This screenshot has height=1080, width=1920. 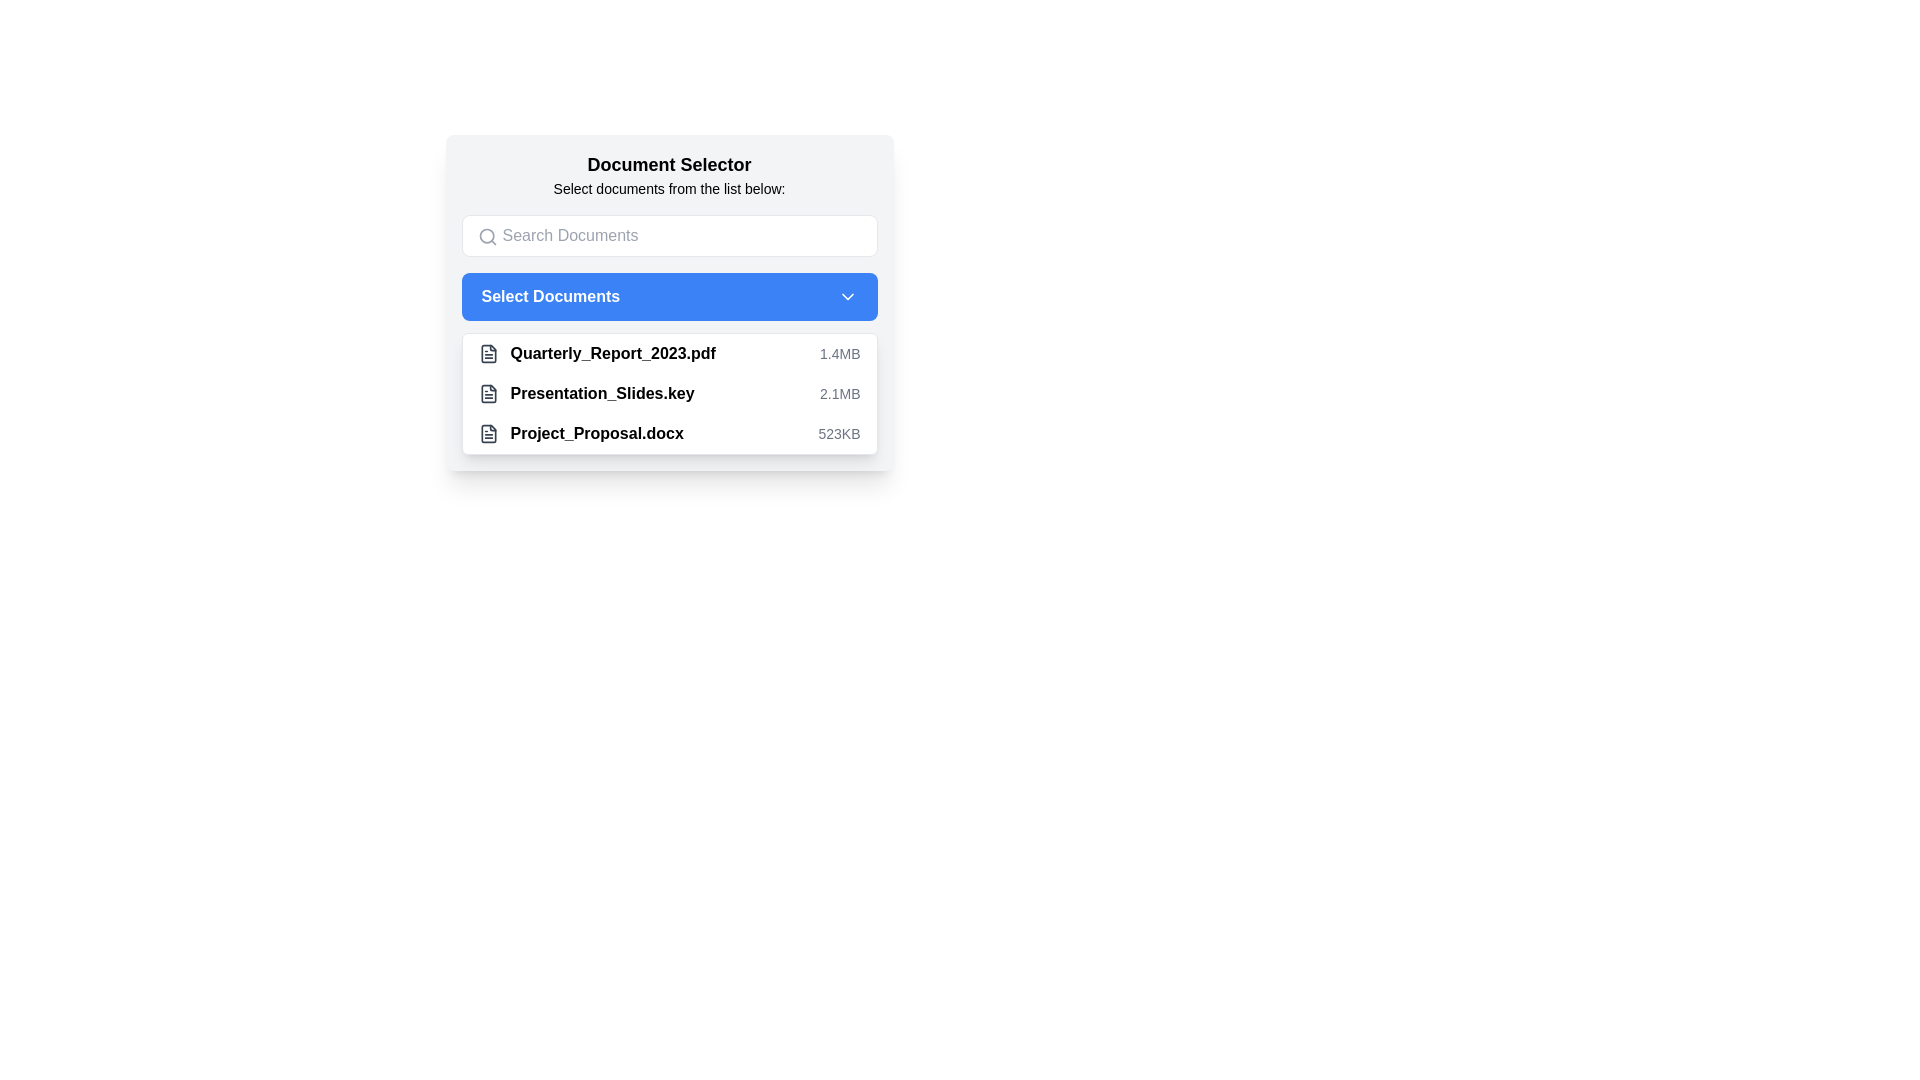 What do you see at coordinates (585, 393) in the screenshot?
I see `the filename 'Presentation_Slides.key' which is the second item in the file selection list` at bounding box center [585, 393].